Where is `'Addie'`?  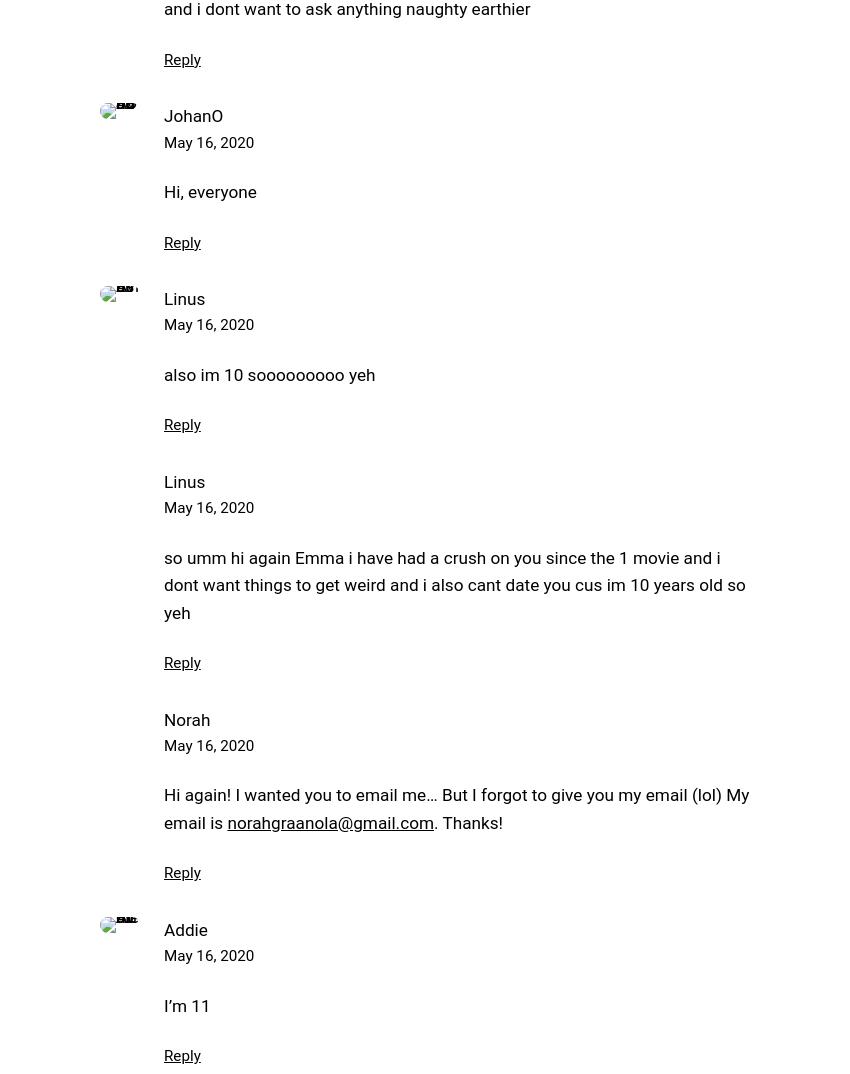 'Addie' is located at coordinates (184, 929).